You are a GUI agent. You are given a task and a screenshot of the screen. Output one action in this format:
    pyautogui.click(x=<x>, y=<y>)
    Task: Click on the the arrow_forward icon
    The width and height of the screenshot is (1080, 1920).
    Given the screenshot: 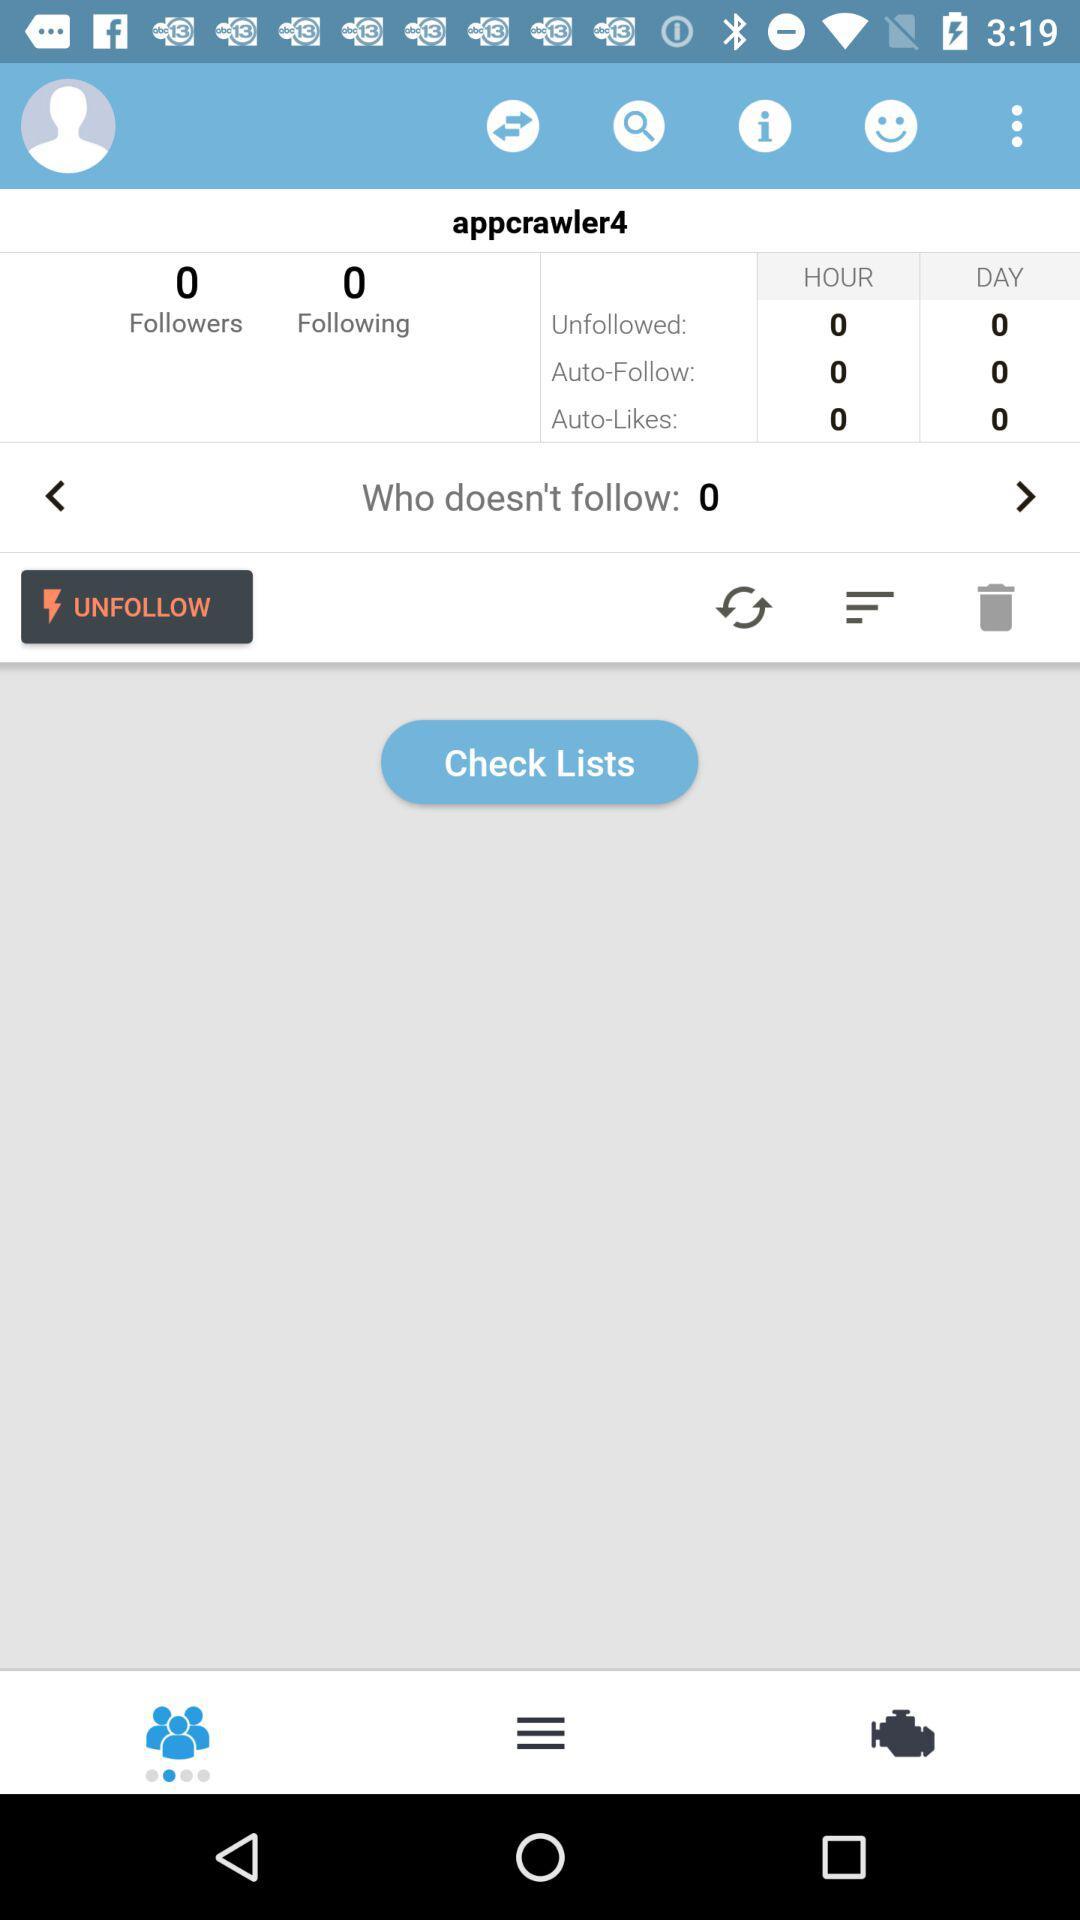 What is the action you would take?
    pyautogui.click(x=1024, y=496)
    